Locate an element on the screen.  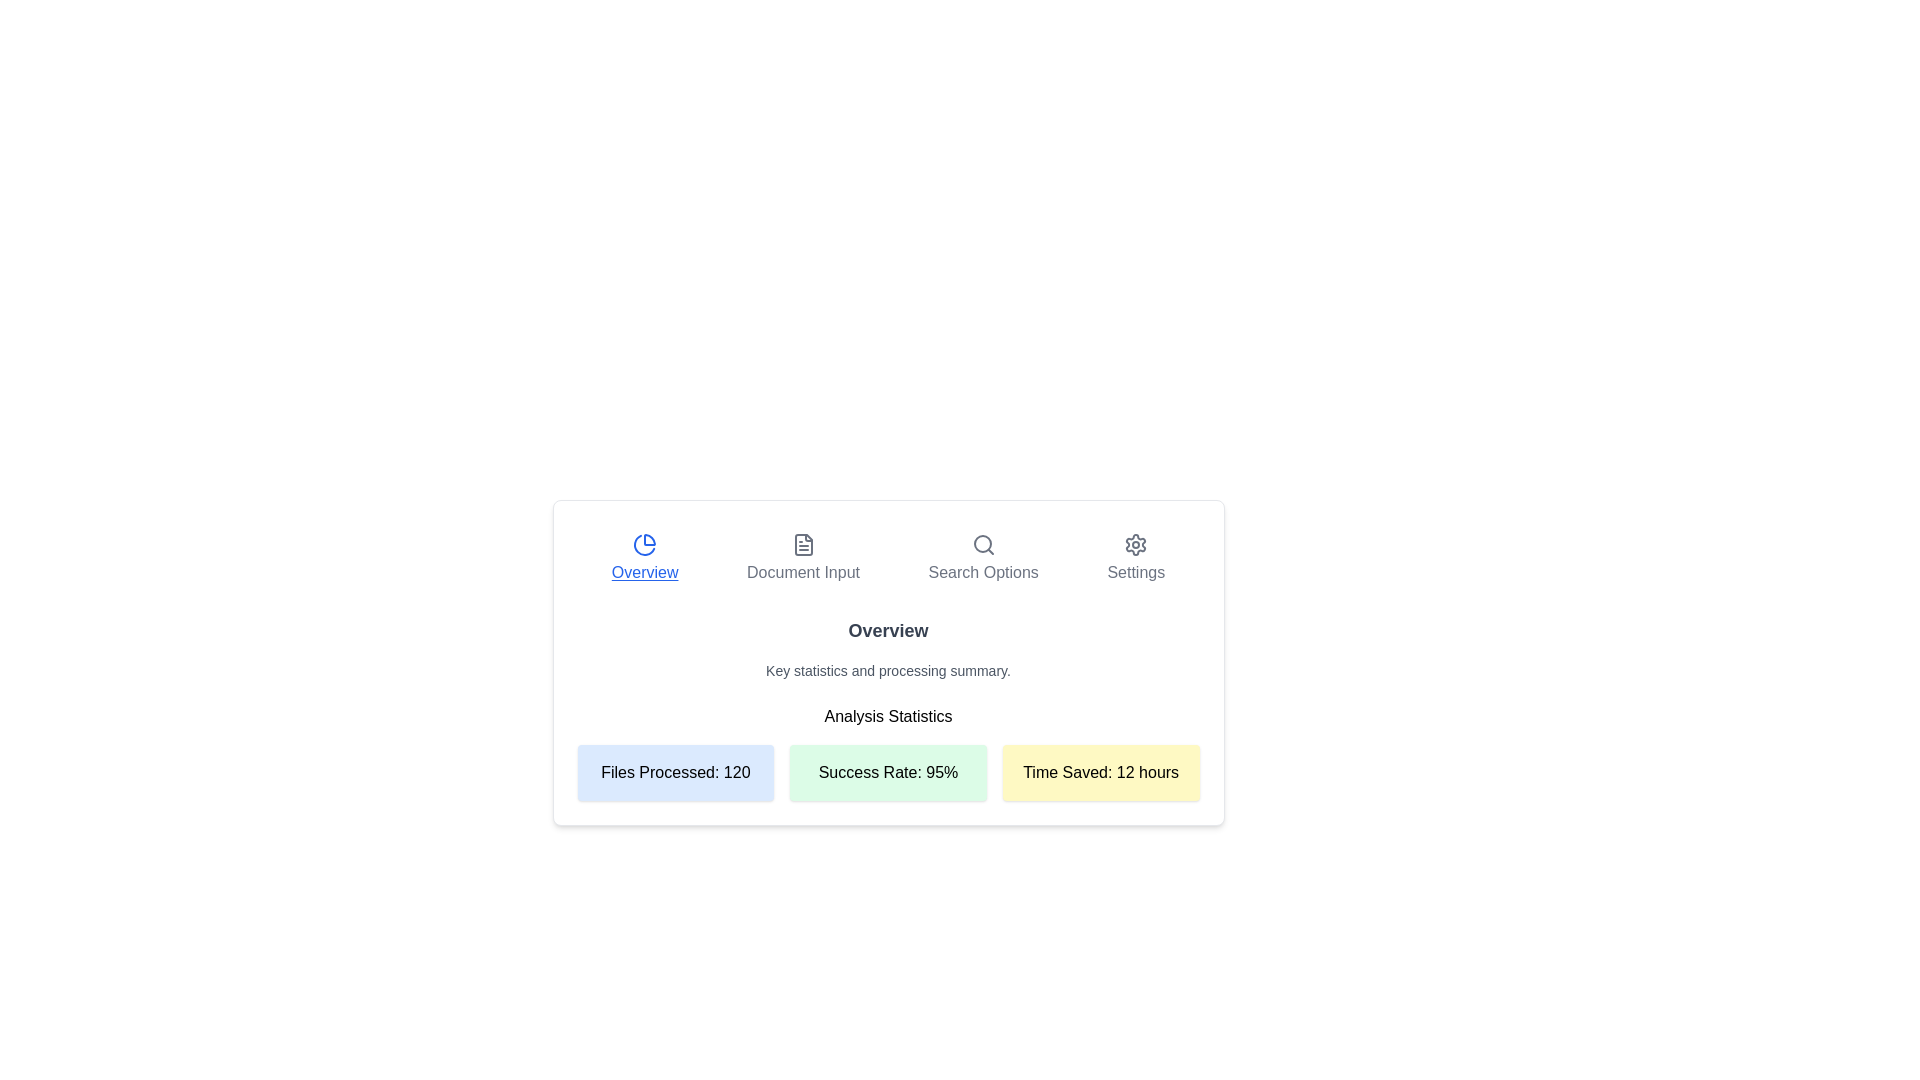
the 'Search Options' text label of the interactive button located is located at coordinates (983, 573).